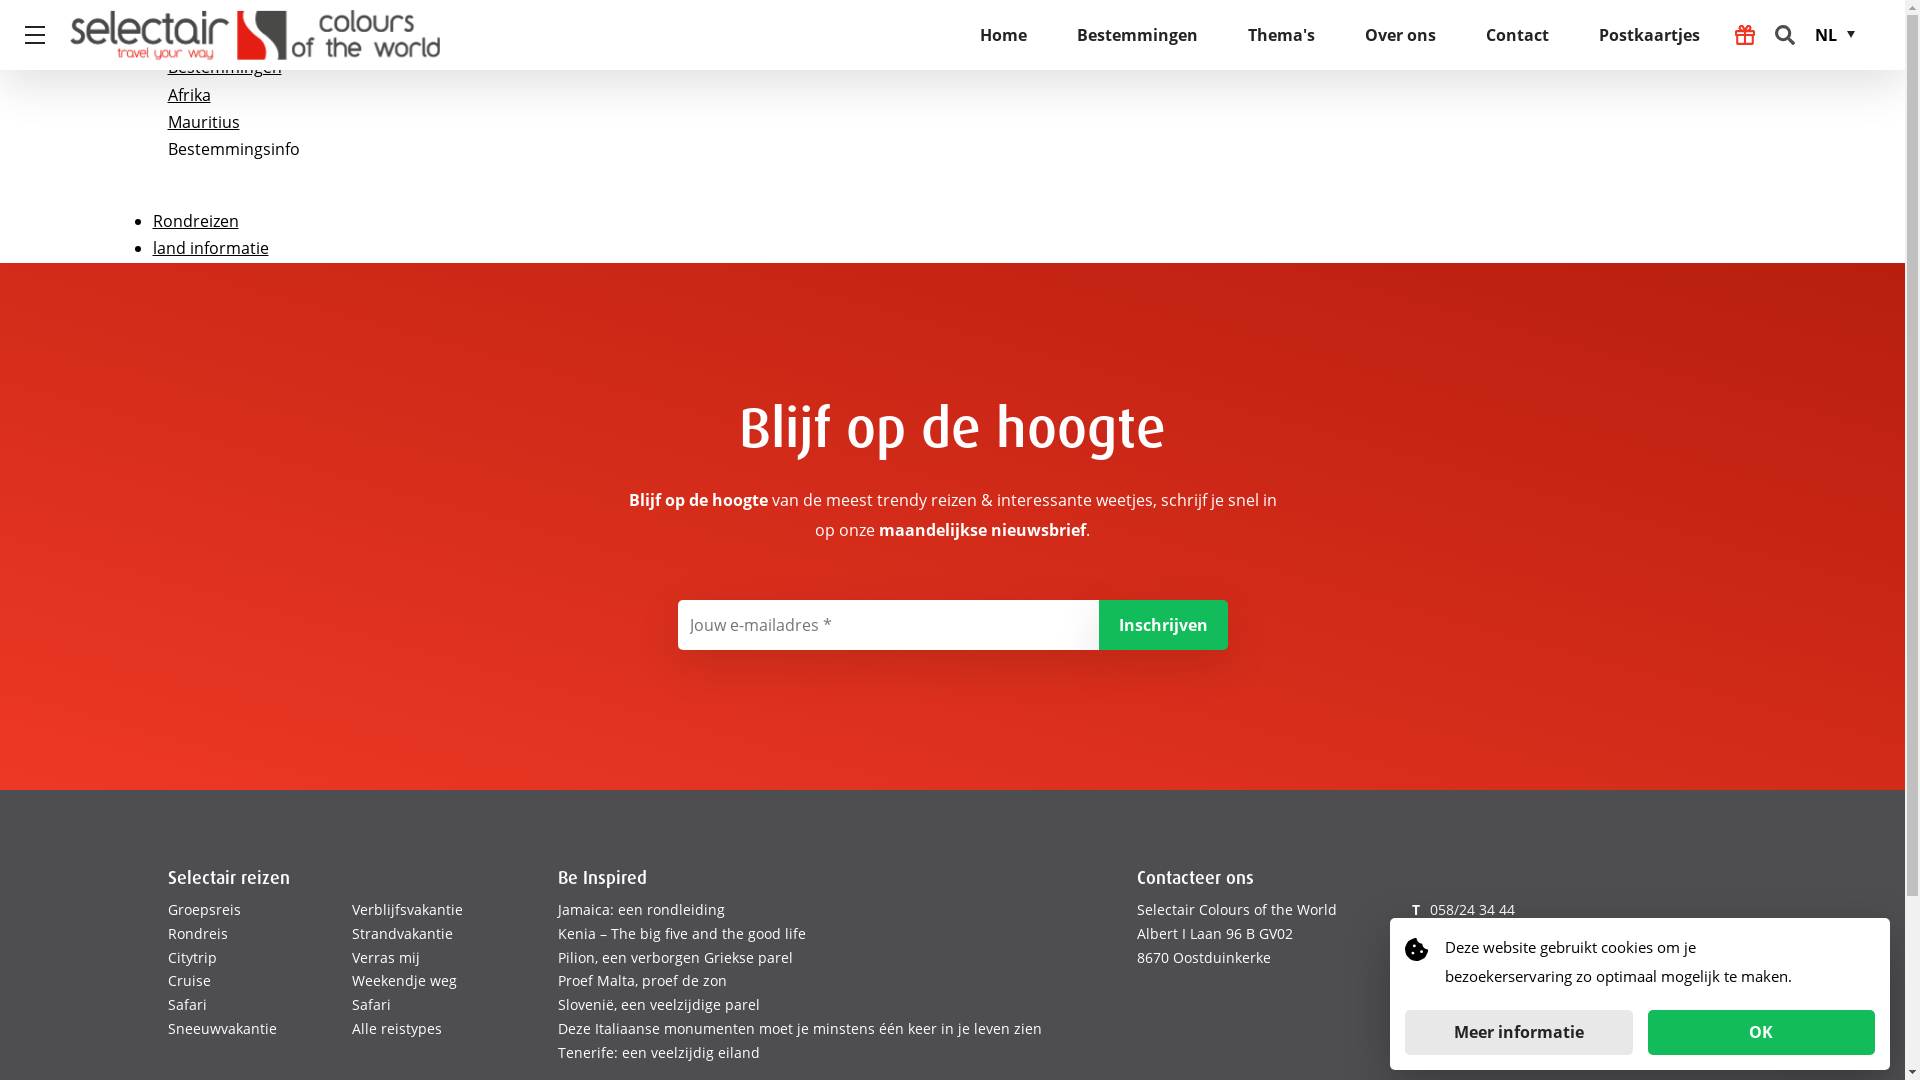 The width and height of the screenshot is (1920, 1080). Describe the element at coordinates (403, 979) in the screenshot. I see `'Weekendje weg'` at that location.